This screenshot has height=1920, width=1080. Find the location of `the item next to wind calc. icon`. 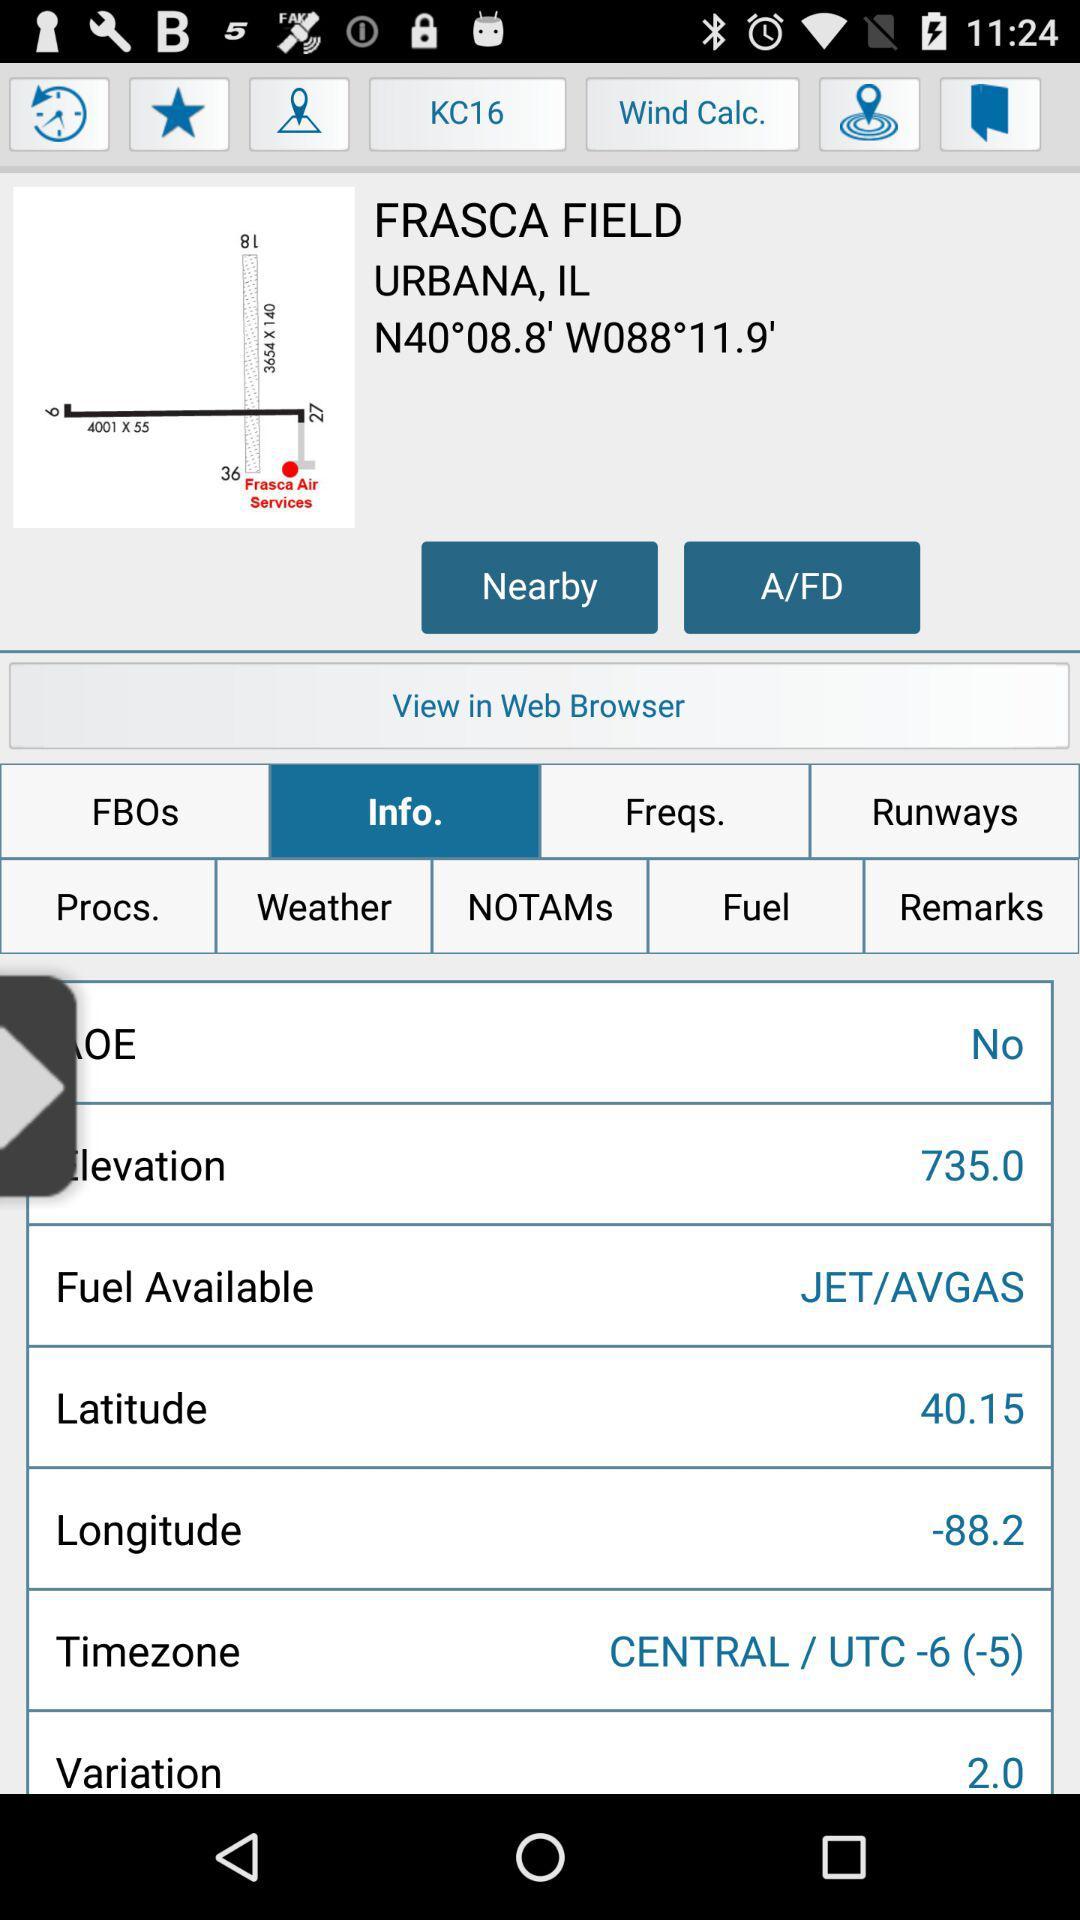

the item next to wind calc. icon is located at coordinates (869, 118).